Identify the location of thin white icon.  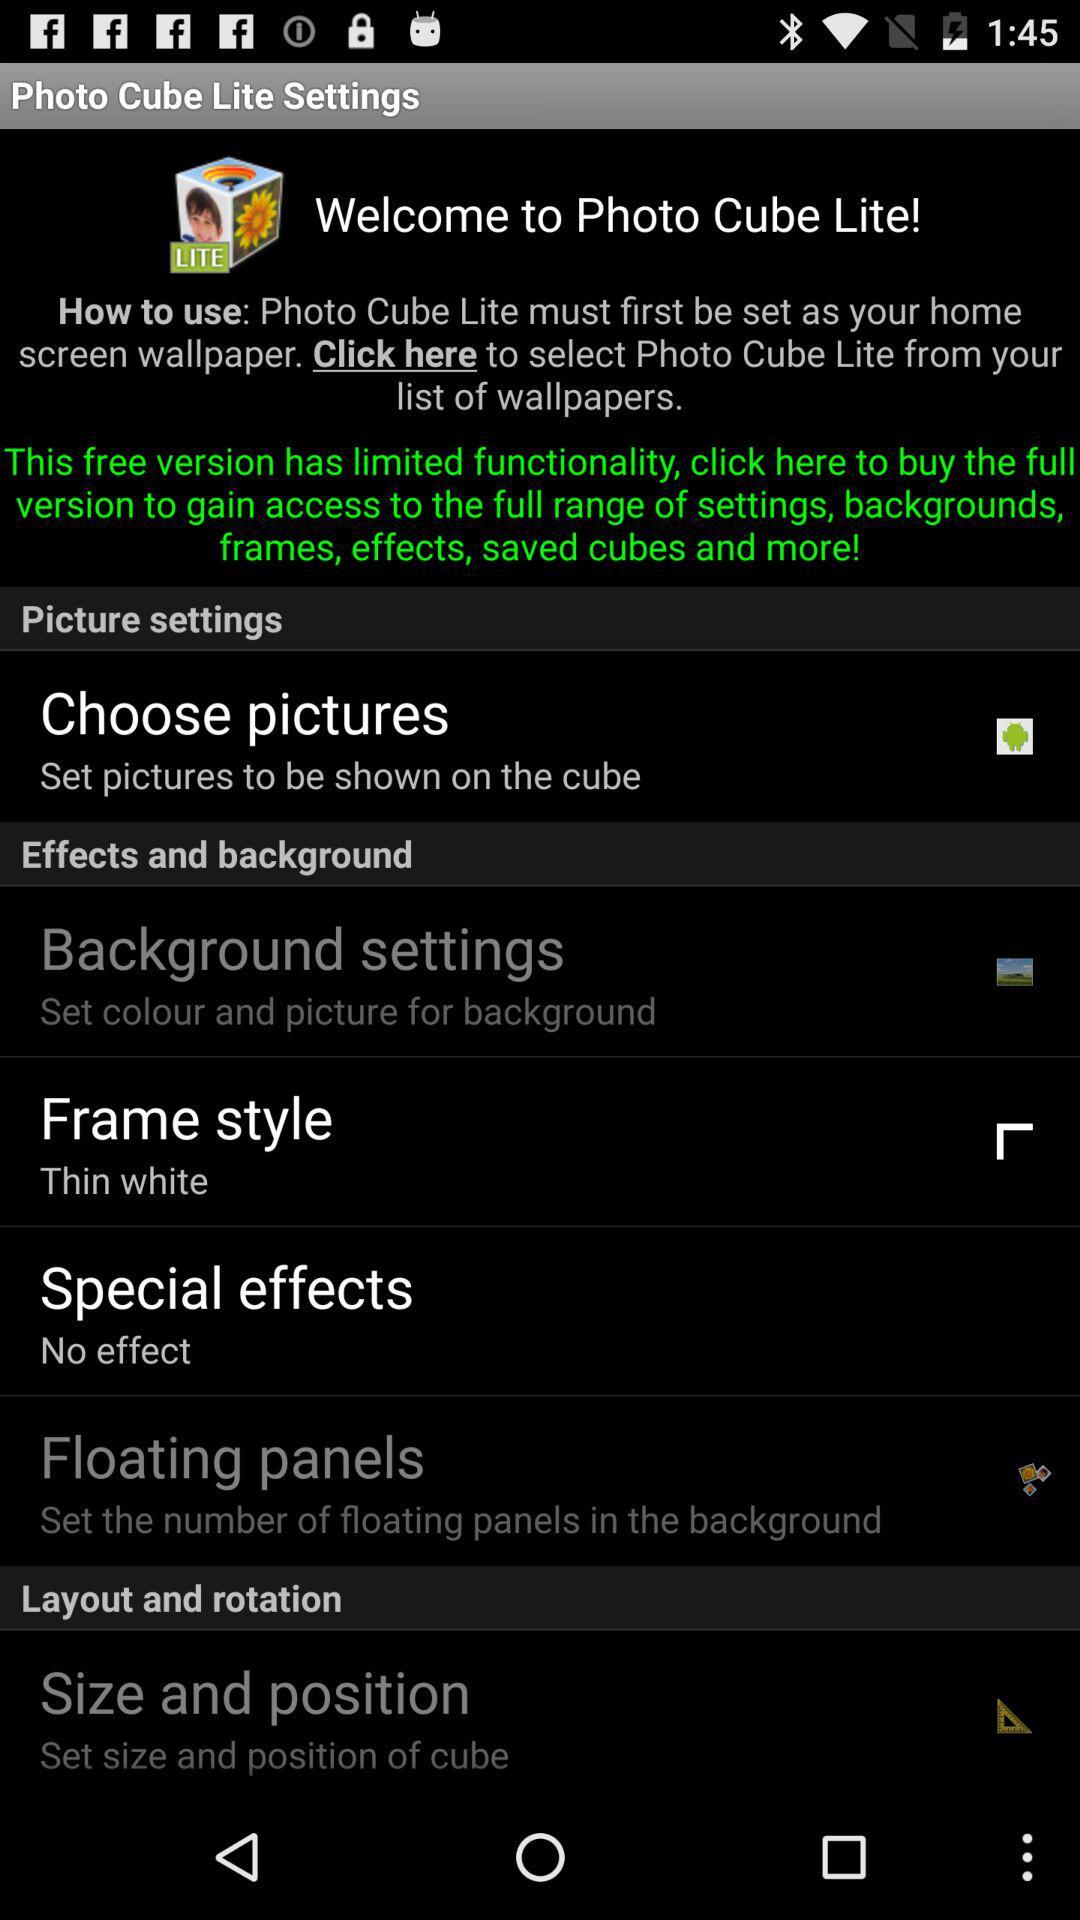
(124, 1179).